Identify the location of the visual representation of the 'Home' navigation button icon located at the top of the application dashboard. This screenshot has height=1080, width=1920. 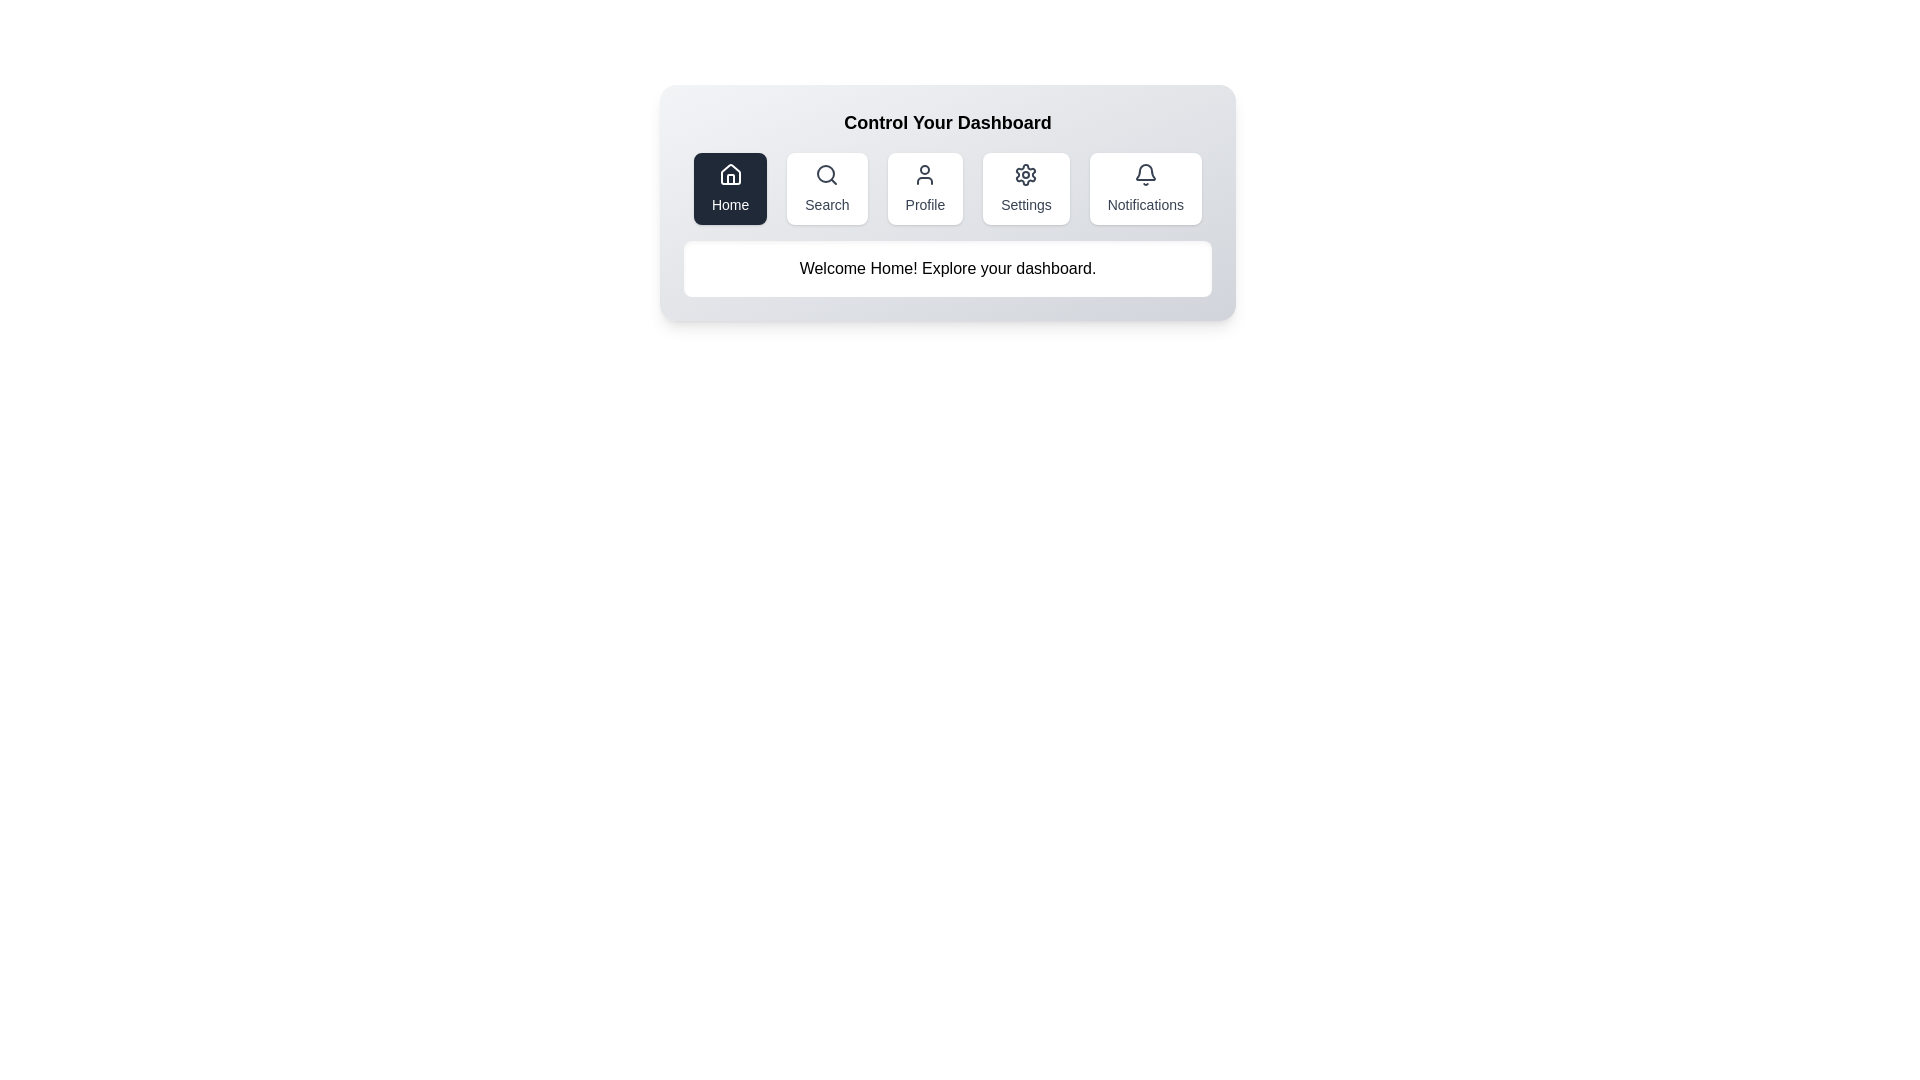
(729, 173).